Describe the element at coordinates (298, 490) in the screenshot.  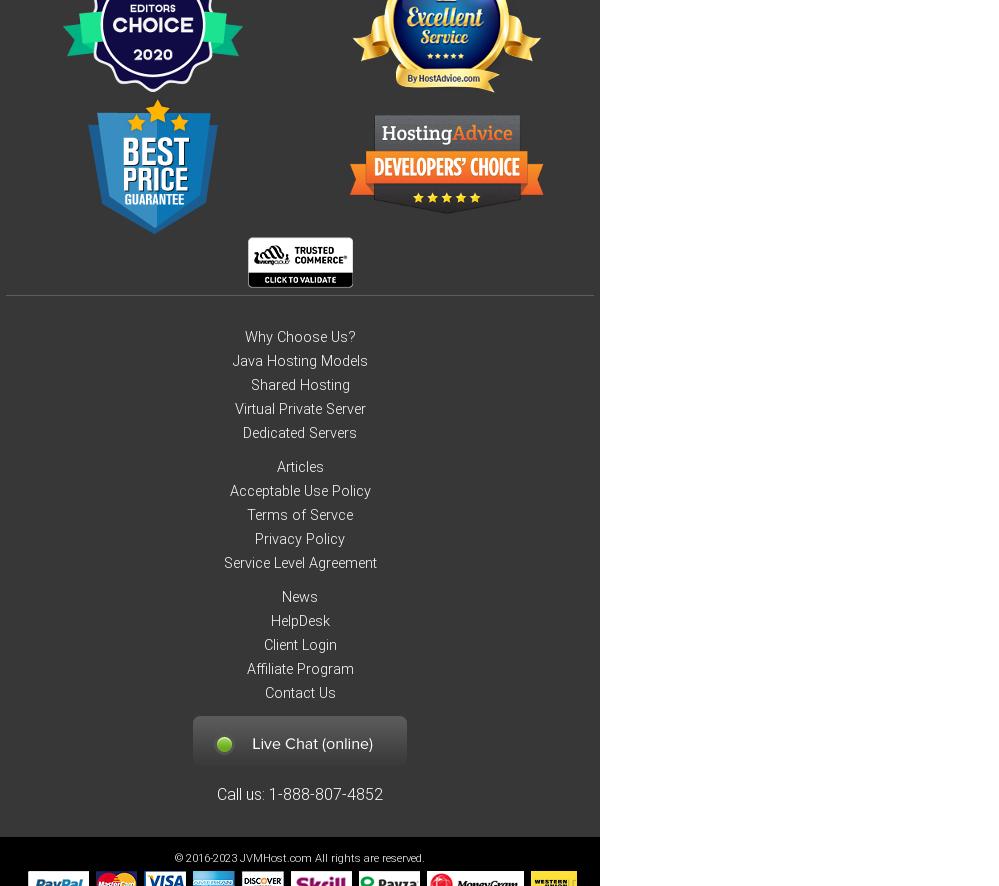
I see `'Acceptable Use Policy'` at that location.